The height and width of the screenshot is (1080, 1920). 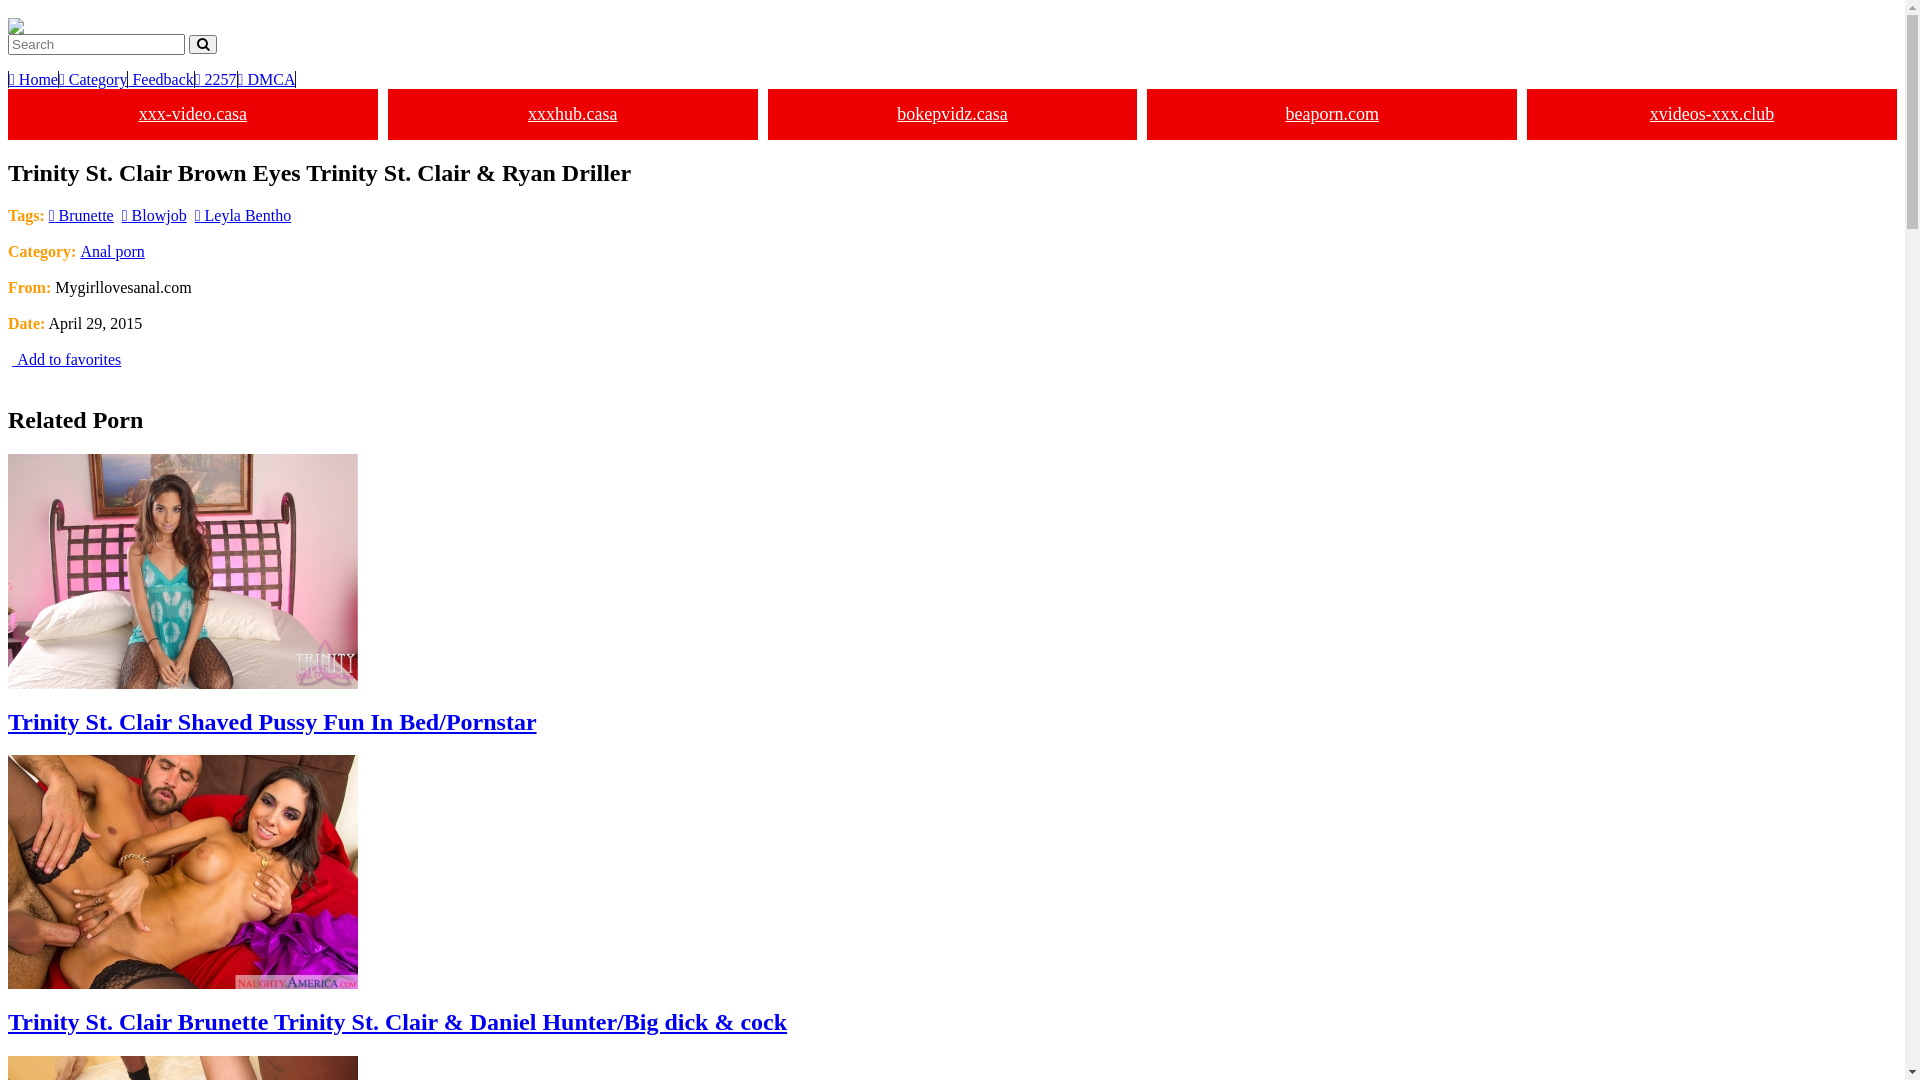 I want to click on 'bokepvidz.casa', so click(x=952, y=114).